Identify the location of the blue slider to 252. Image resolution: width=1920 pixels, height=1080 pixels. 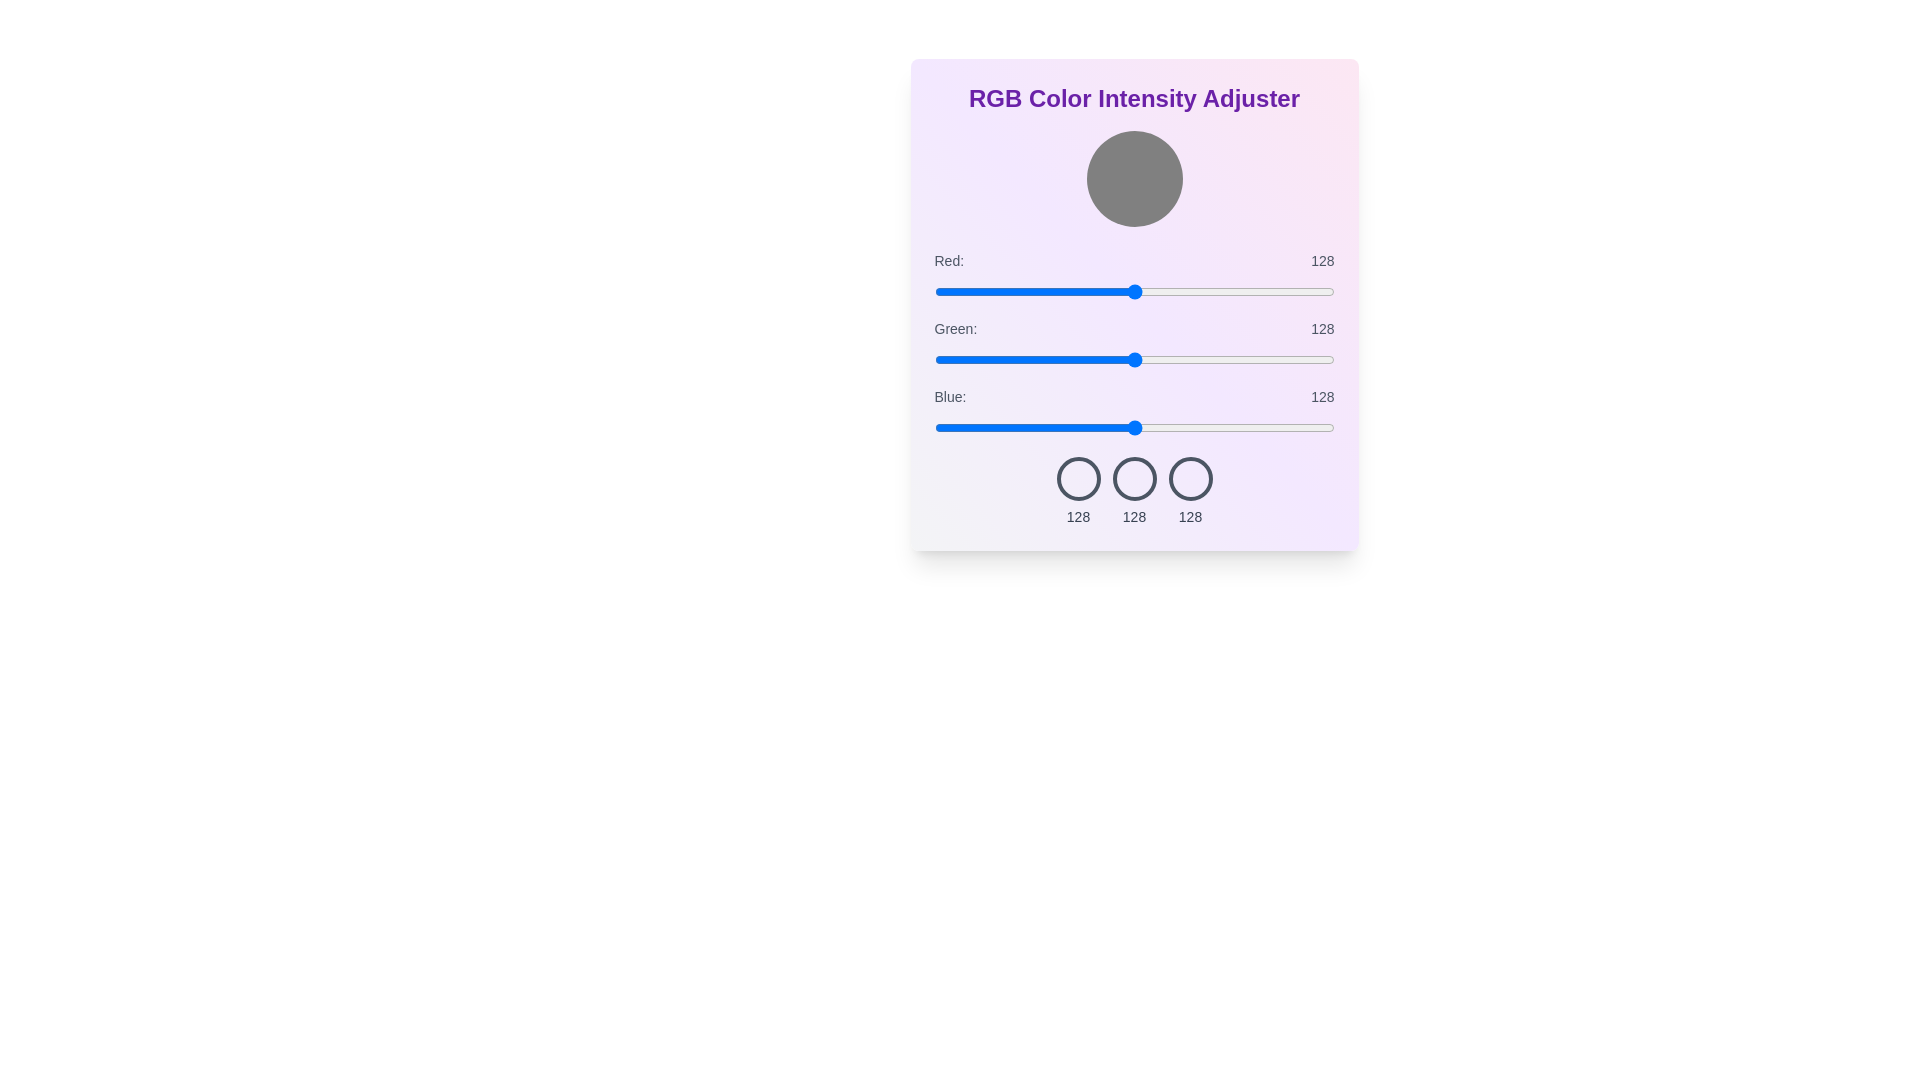
(1329, 427).